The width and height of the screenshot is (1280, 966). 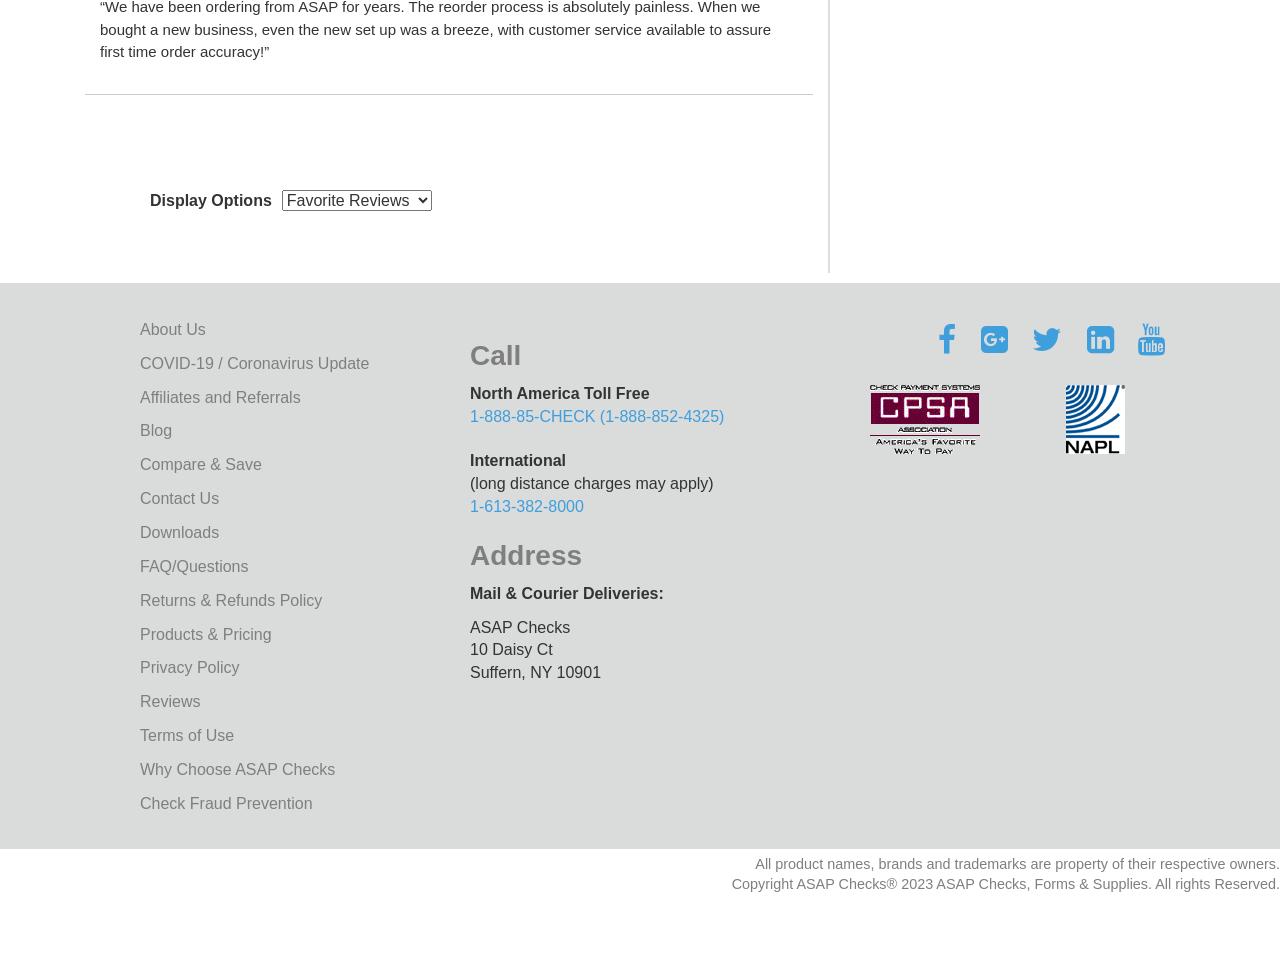 What do you see at coordinates (541, 672) in the screenshot?
I see `'NY'` at bounding box center [541, 672].